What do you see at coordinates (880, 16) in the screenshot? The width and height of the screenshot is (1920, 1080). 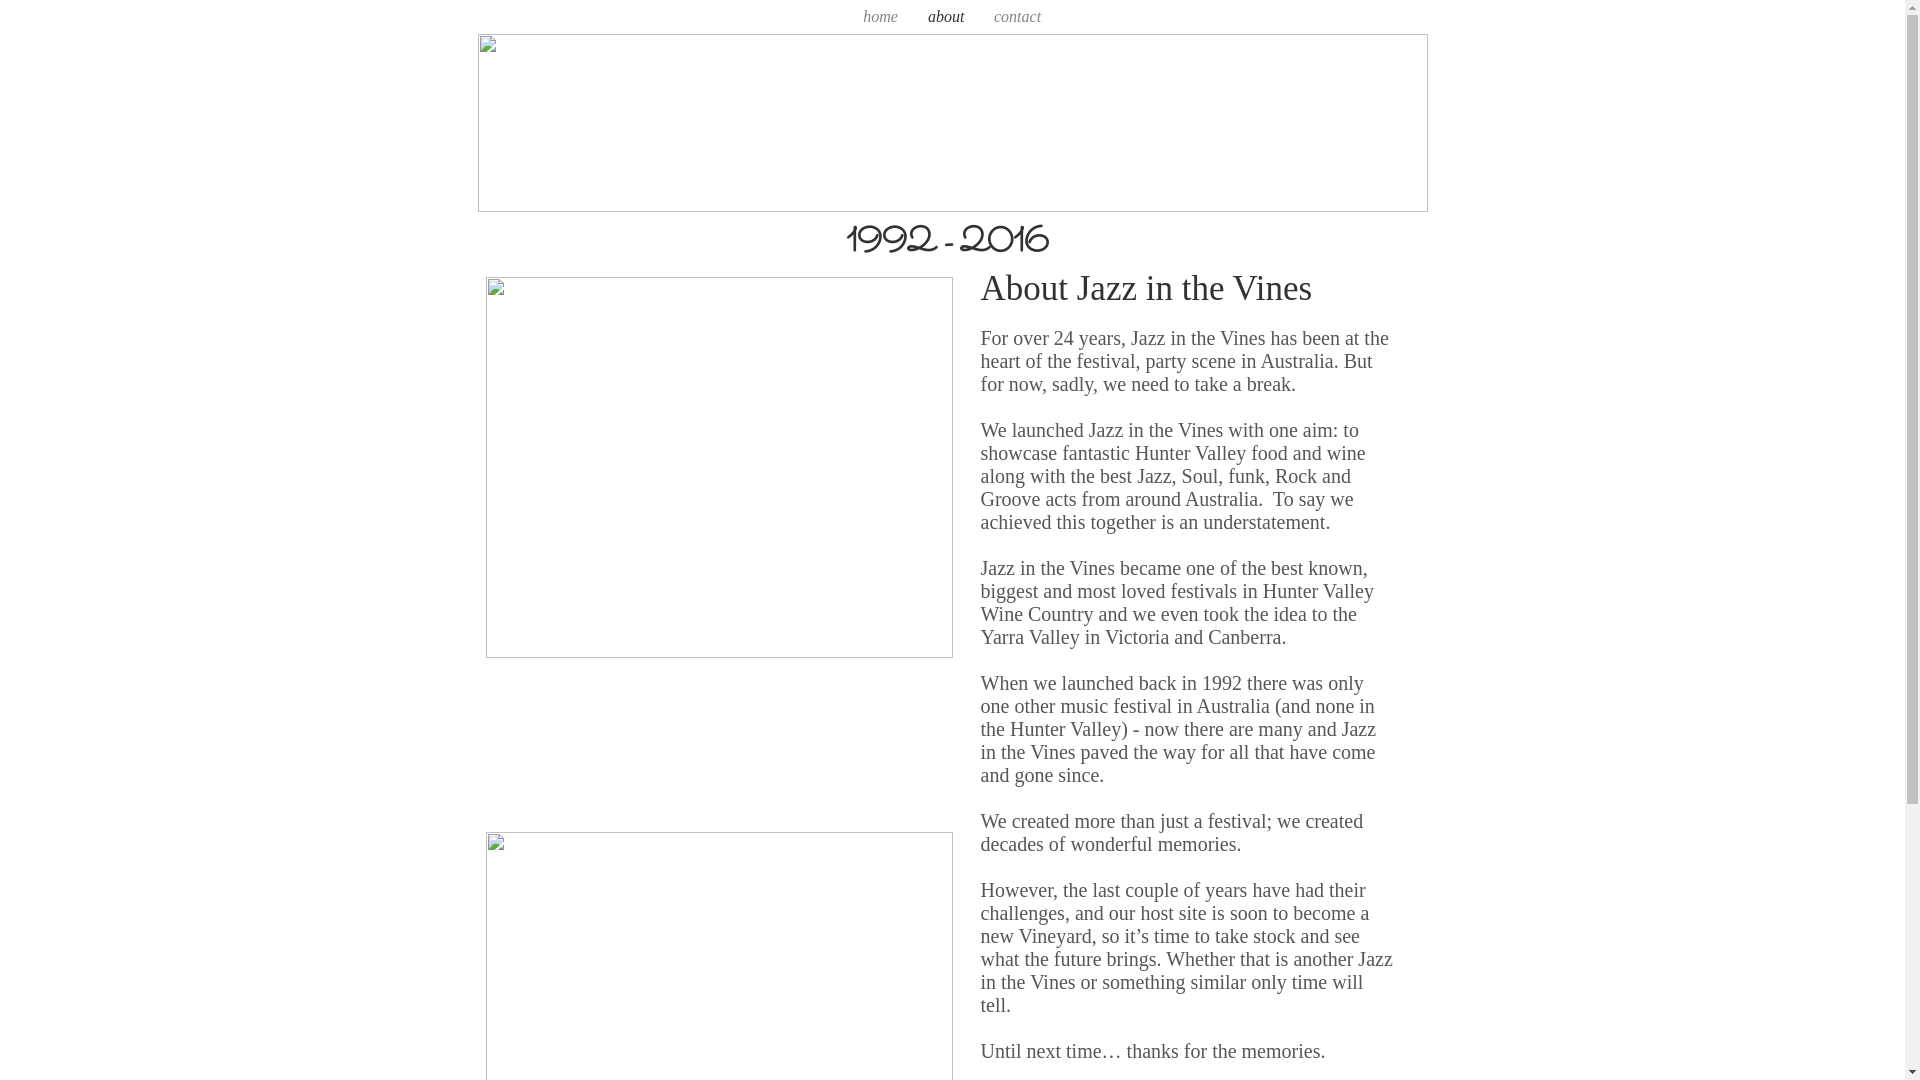 I see `'home'` at bounding box center [880, 16].